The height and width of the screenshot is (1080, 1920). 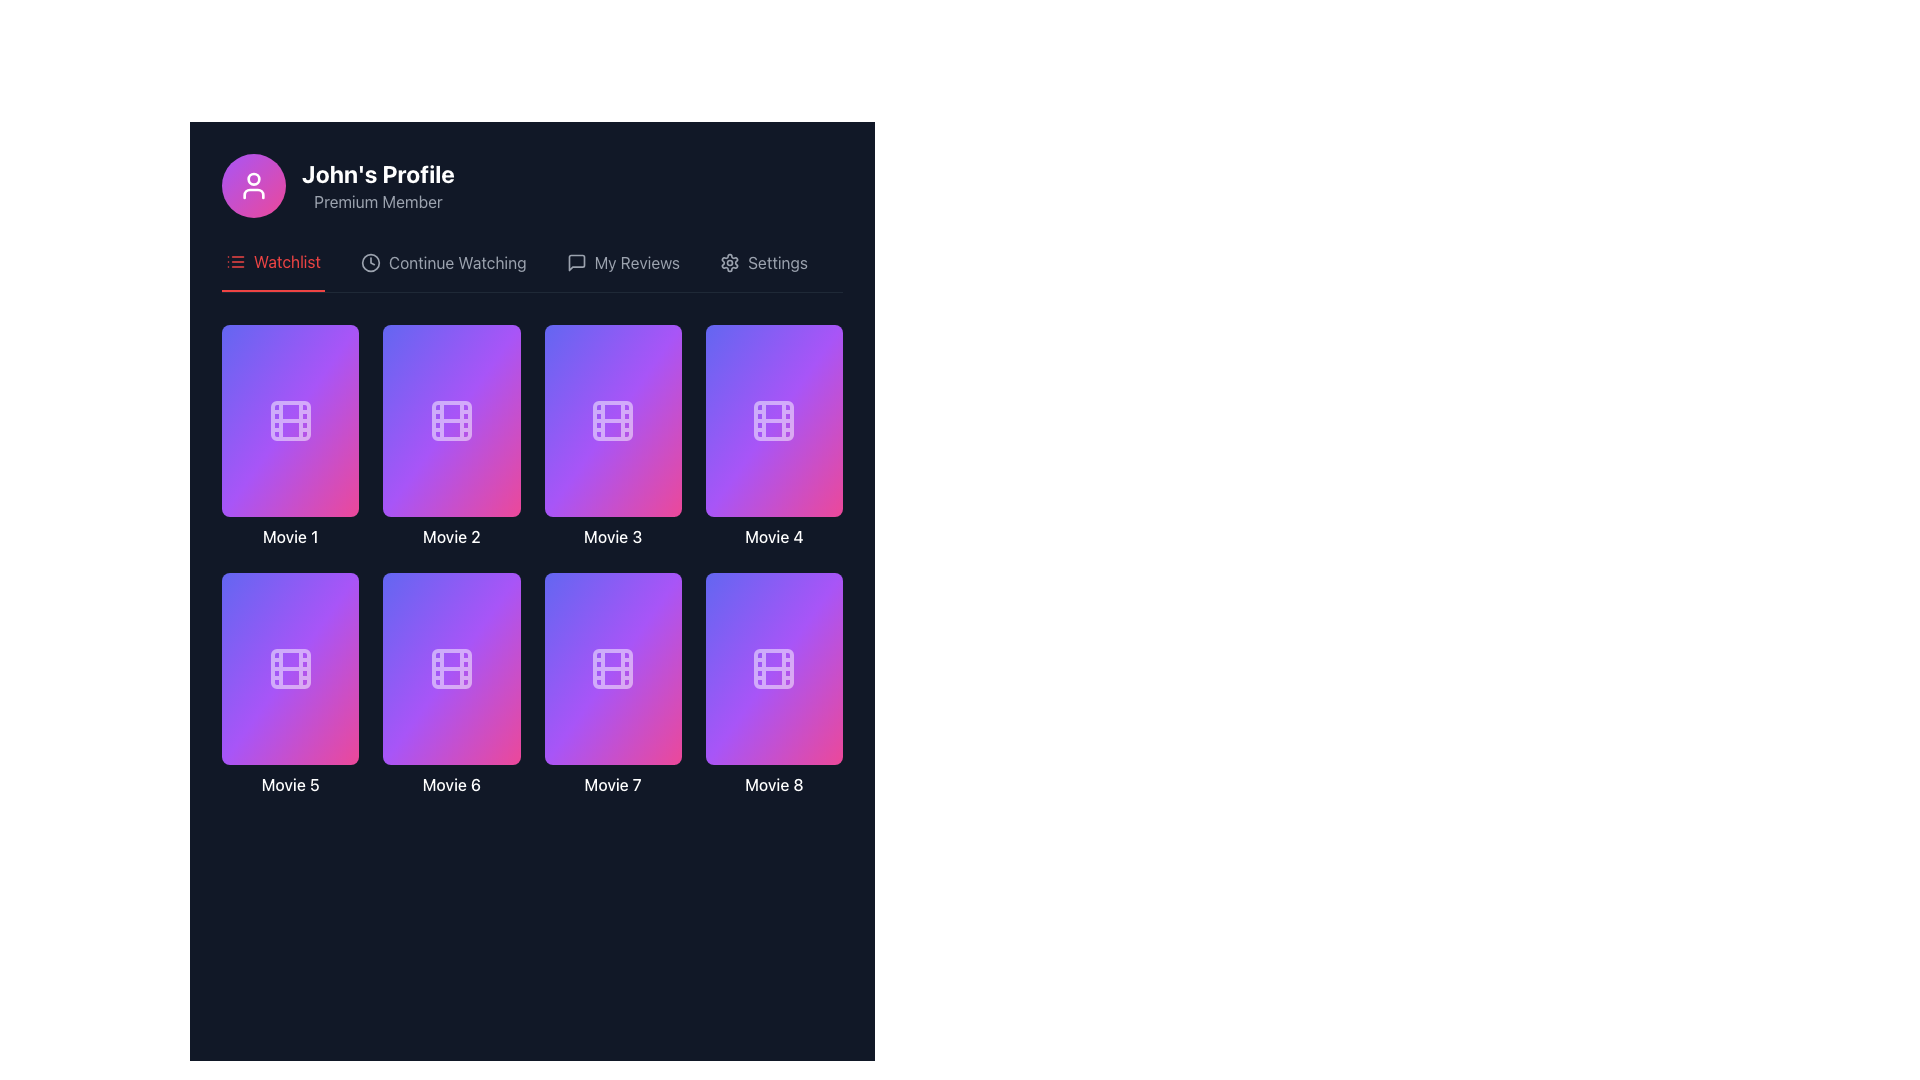 What do you see at coordinates (235, 261) in the screenshot?
I see `the 'Watchlist' menu item icon located in the upper-left section of the interface` at bounding box center [235, 261].